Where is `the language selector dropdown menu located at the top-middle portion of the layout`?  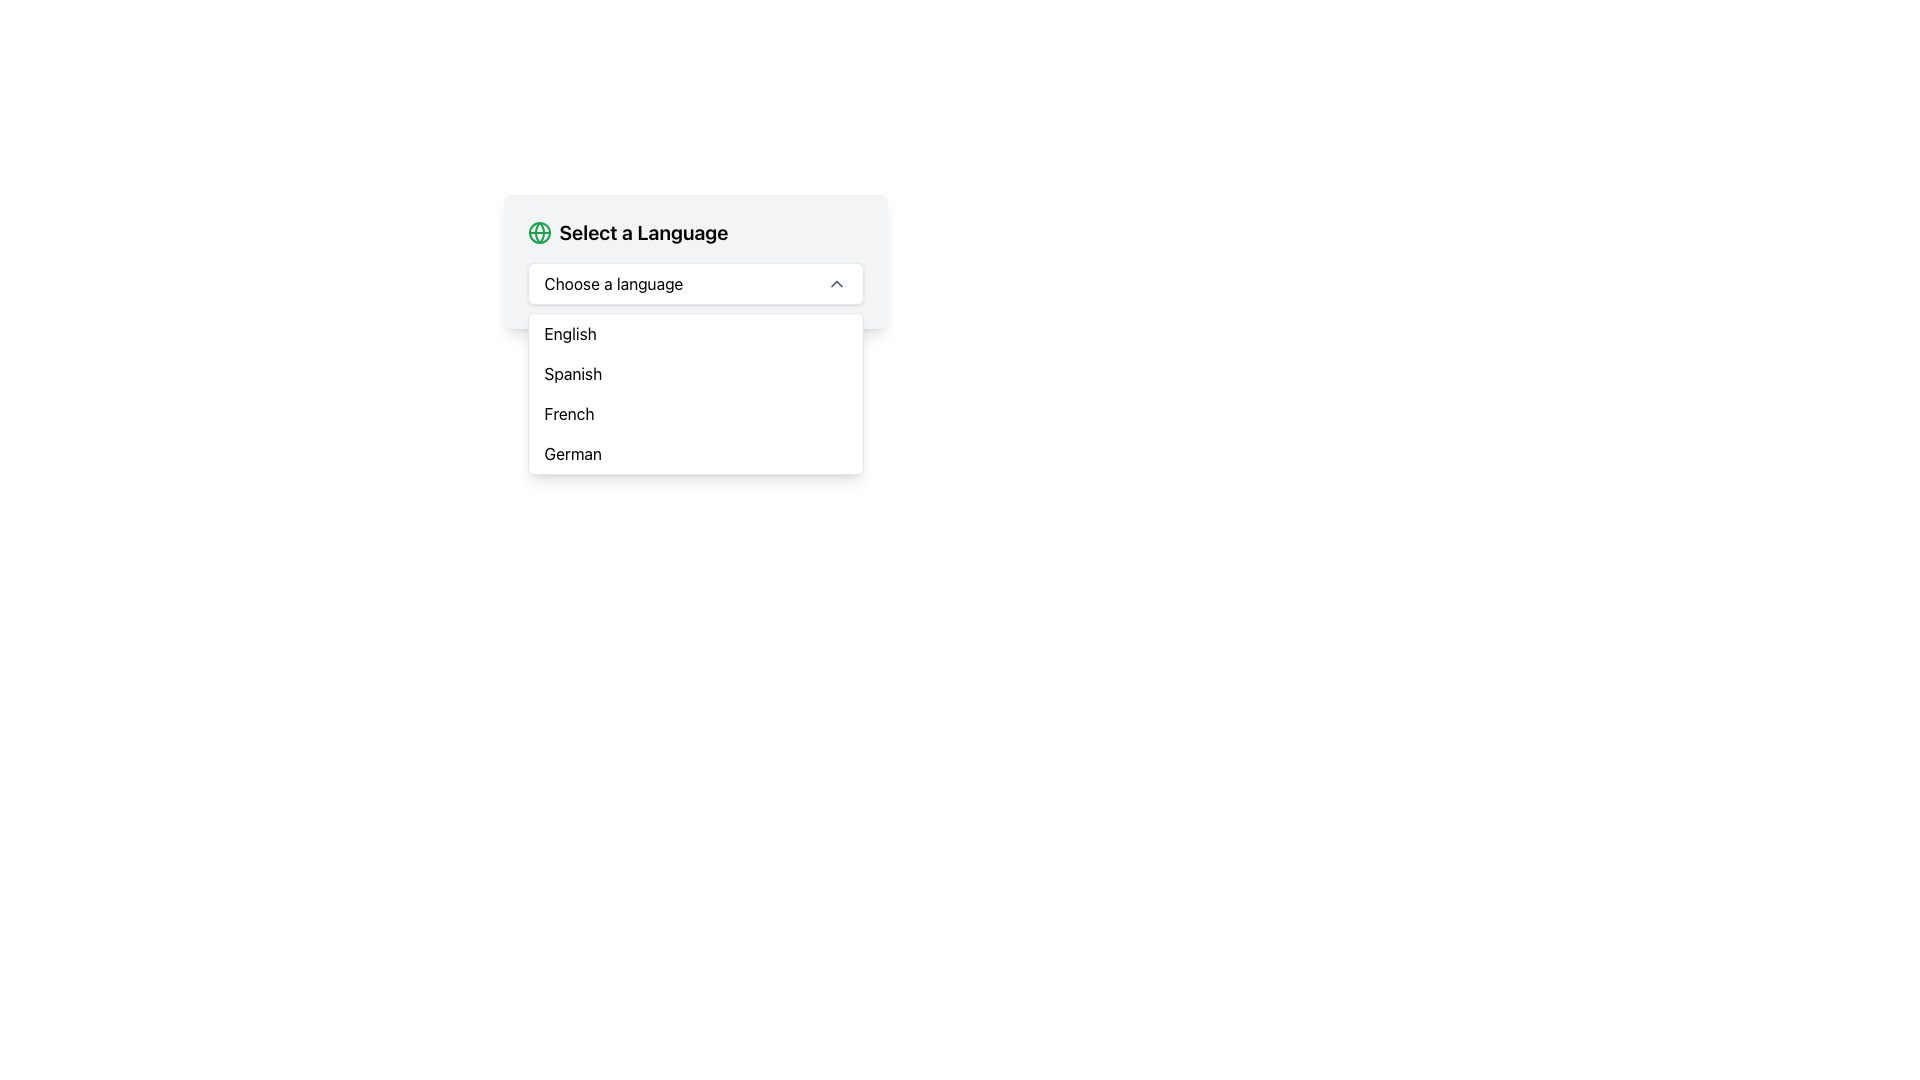 the language selector dropdown menu located at the top-middle portion of the layout is located at coordinates (695, 261).